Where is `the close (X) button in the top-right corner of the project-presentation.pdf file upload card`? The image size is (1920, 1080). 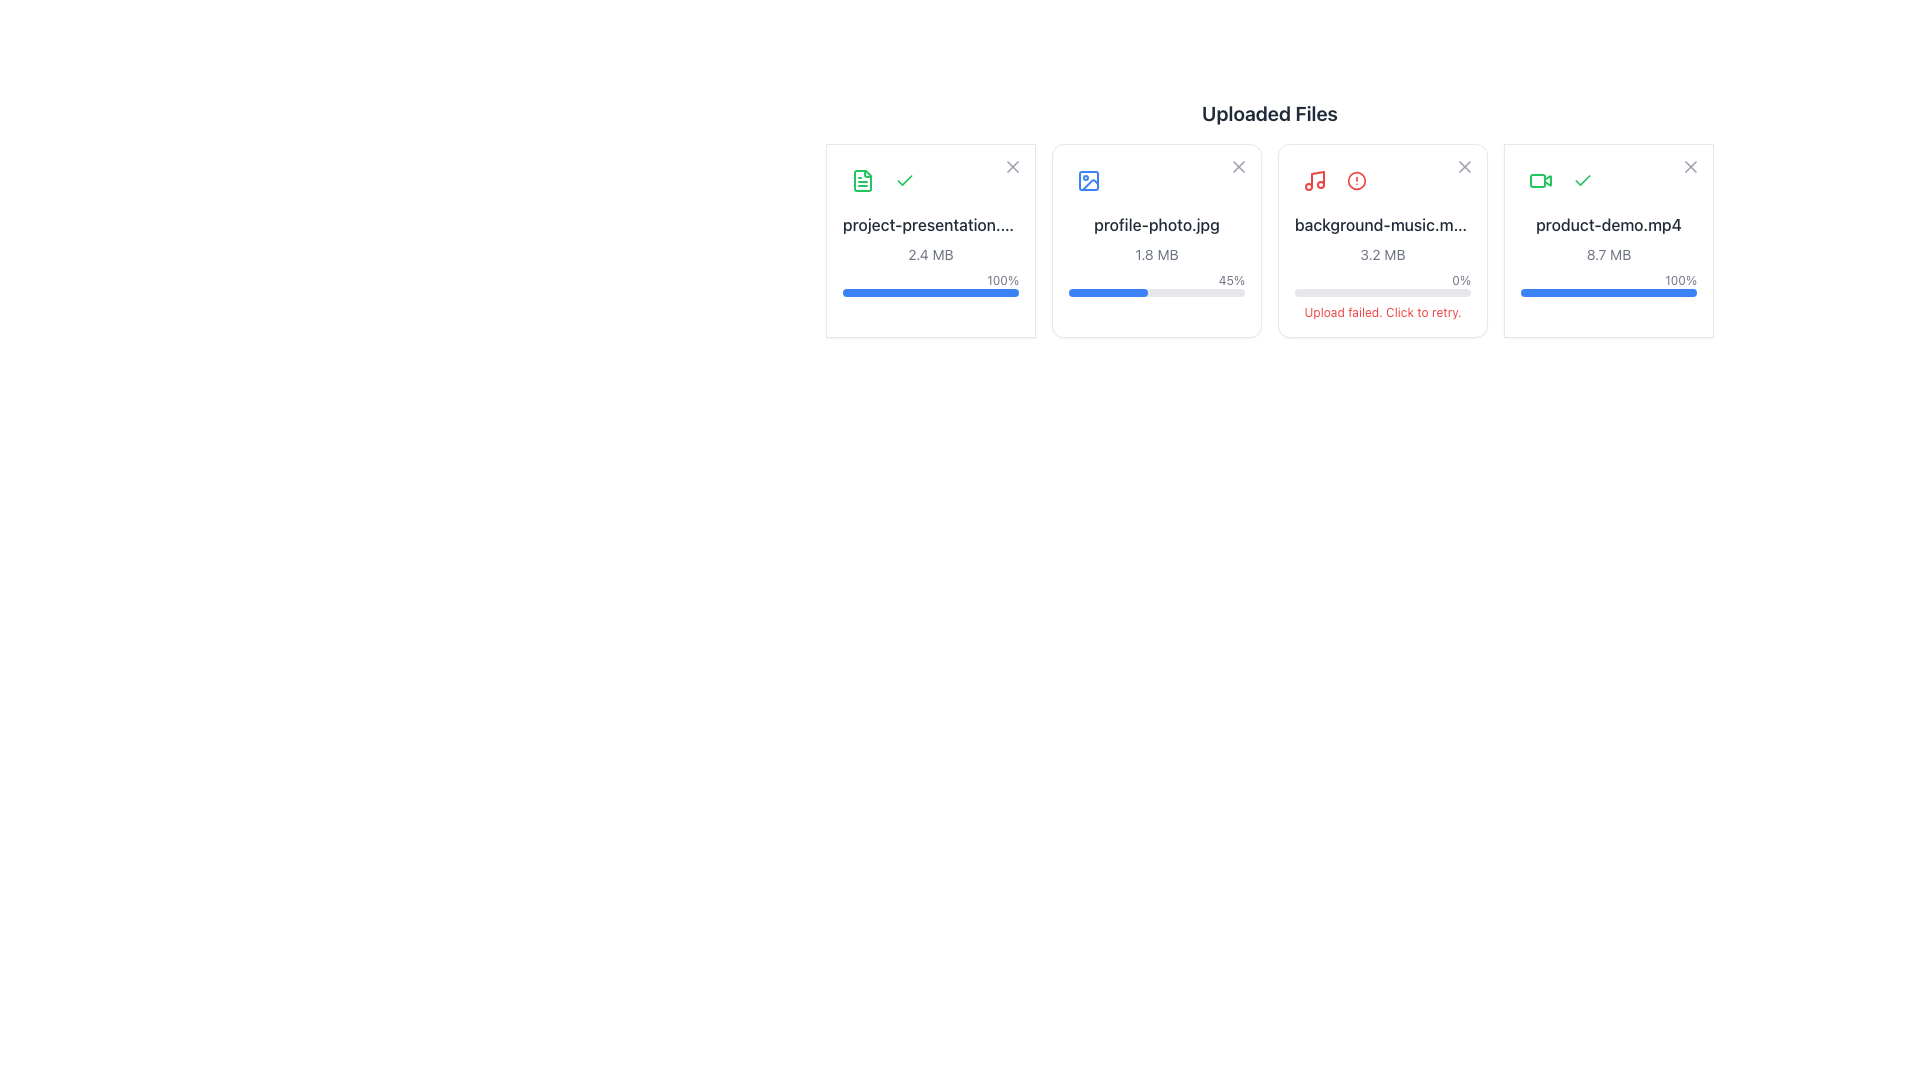 the close (X) button in the top-right corner of the project-presentation.pdf file upload card is located at coordinates (1012, 168).